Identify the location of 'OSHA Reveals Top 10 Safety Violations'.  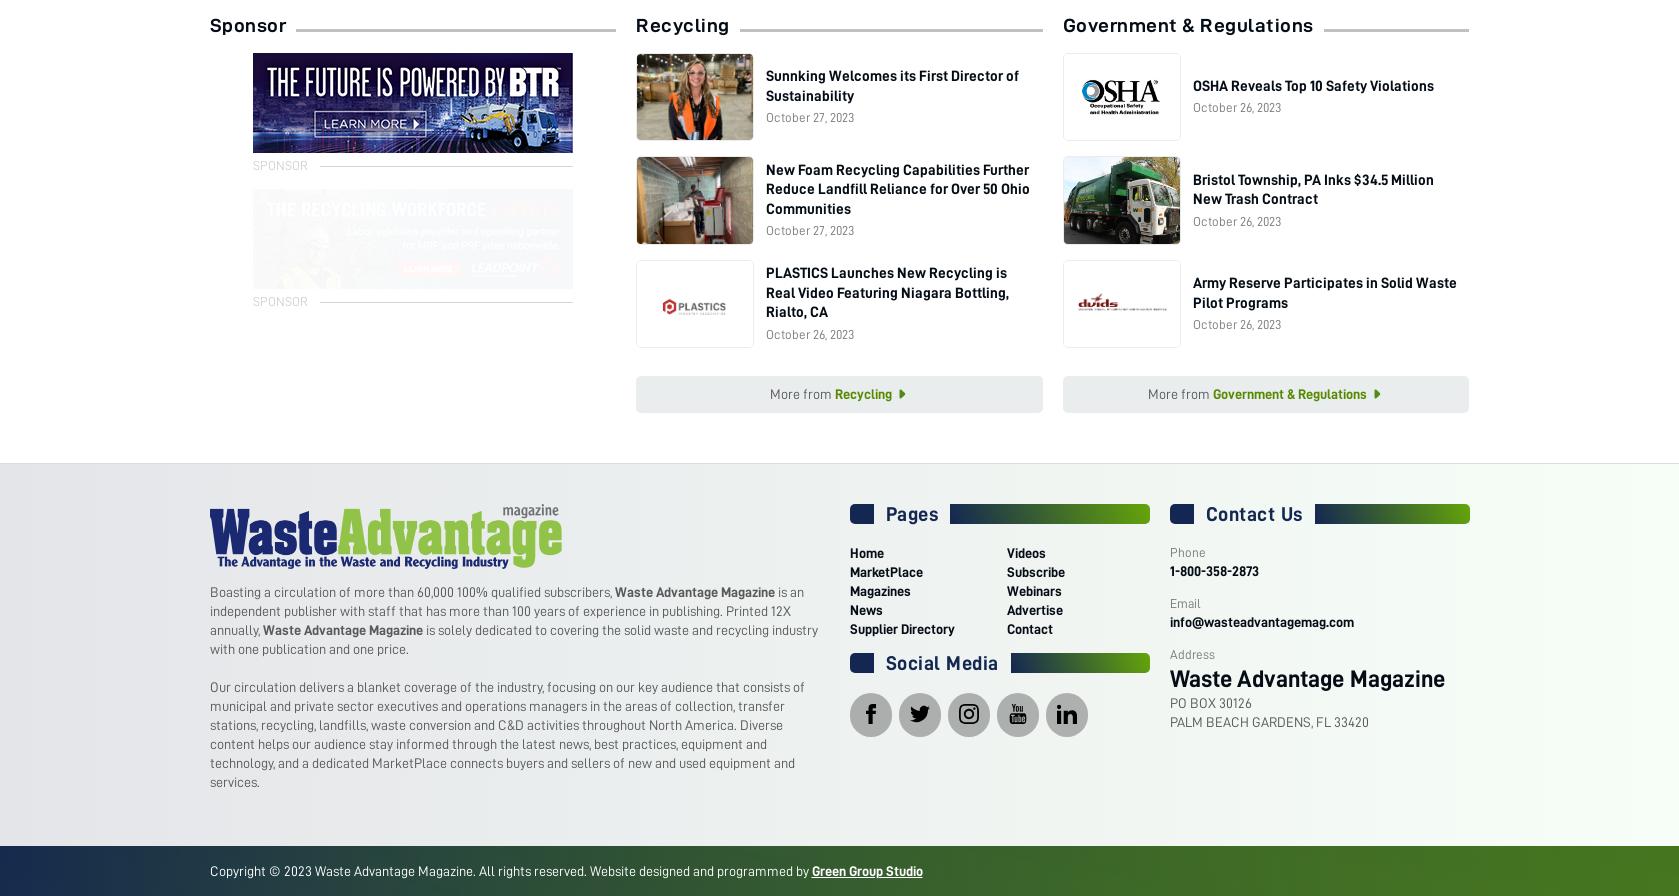
(1311, 85).